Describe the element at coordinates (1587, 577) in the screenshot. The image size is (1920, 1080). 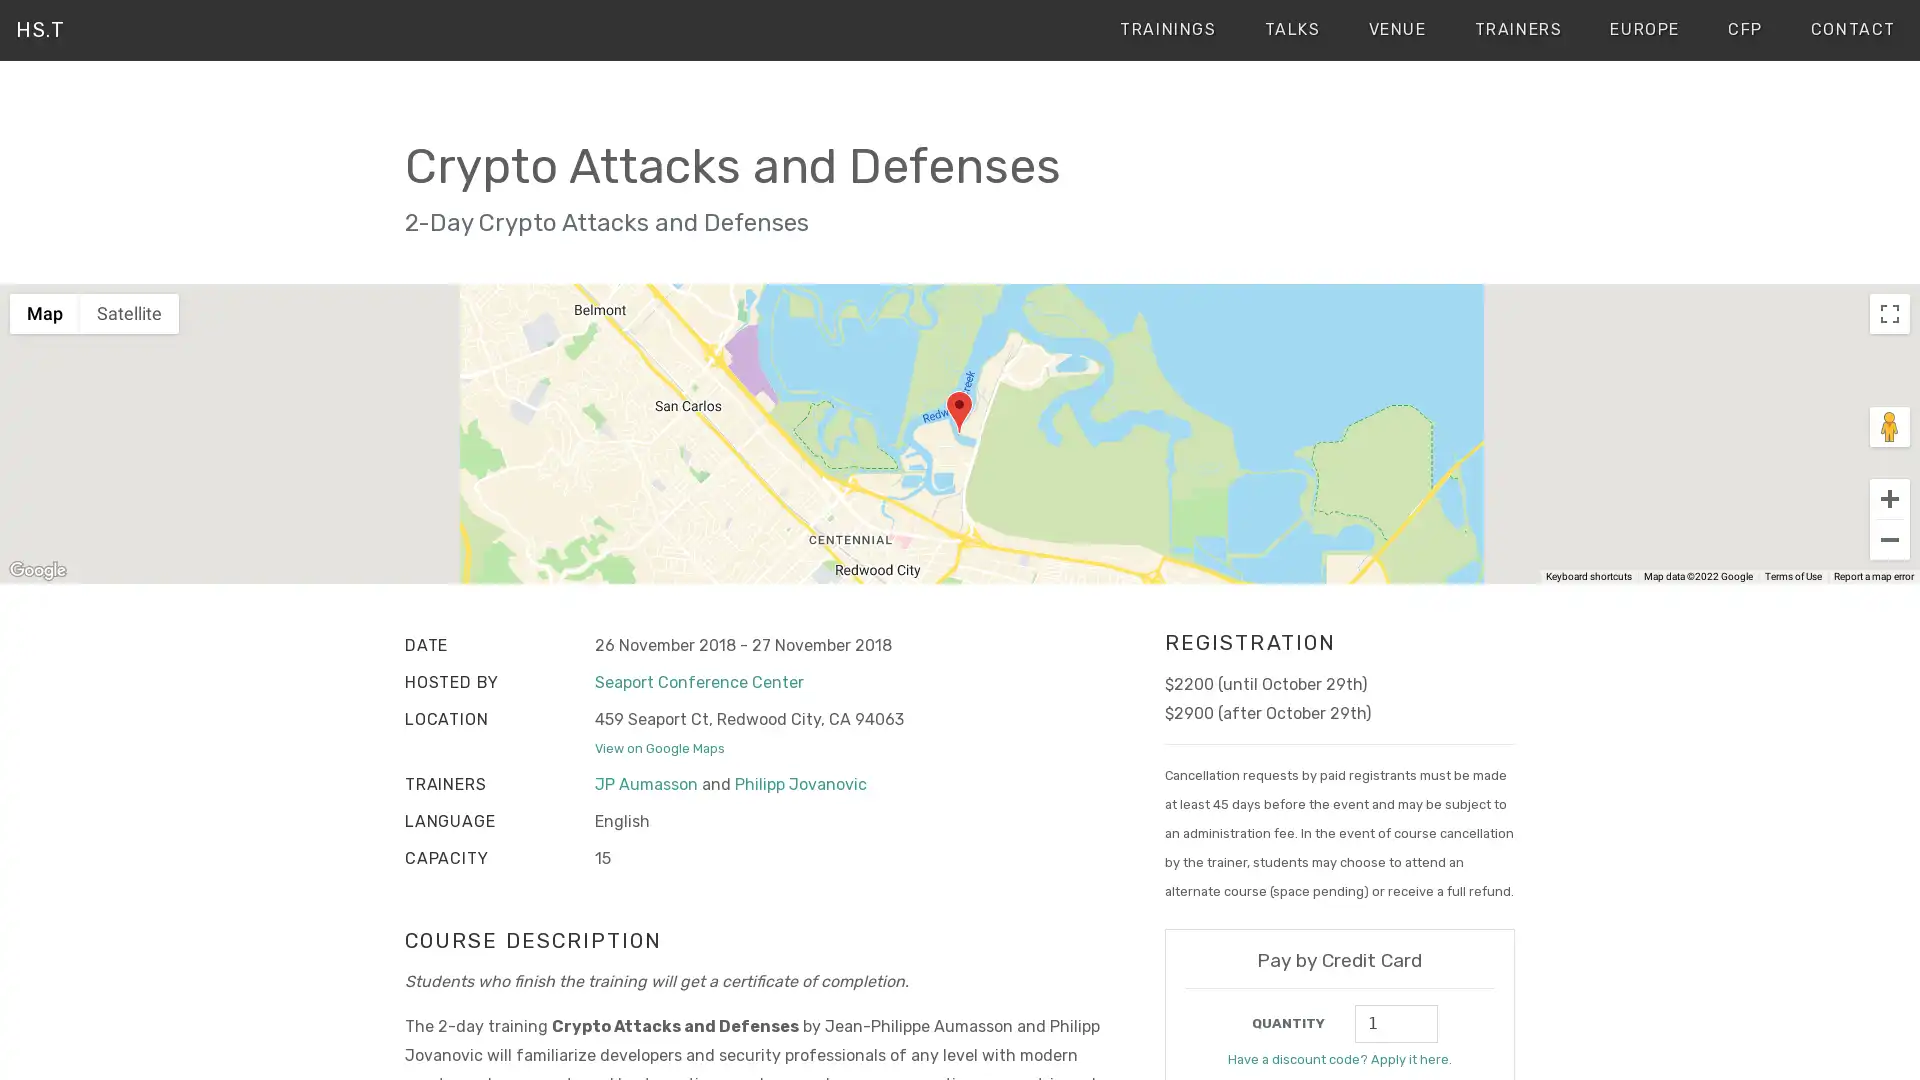
I see `Keyboard shortcuts` at that location.